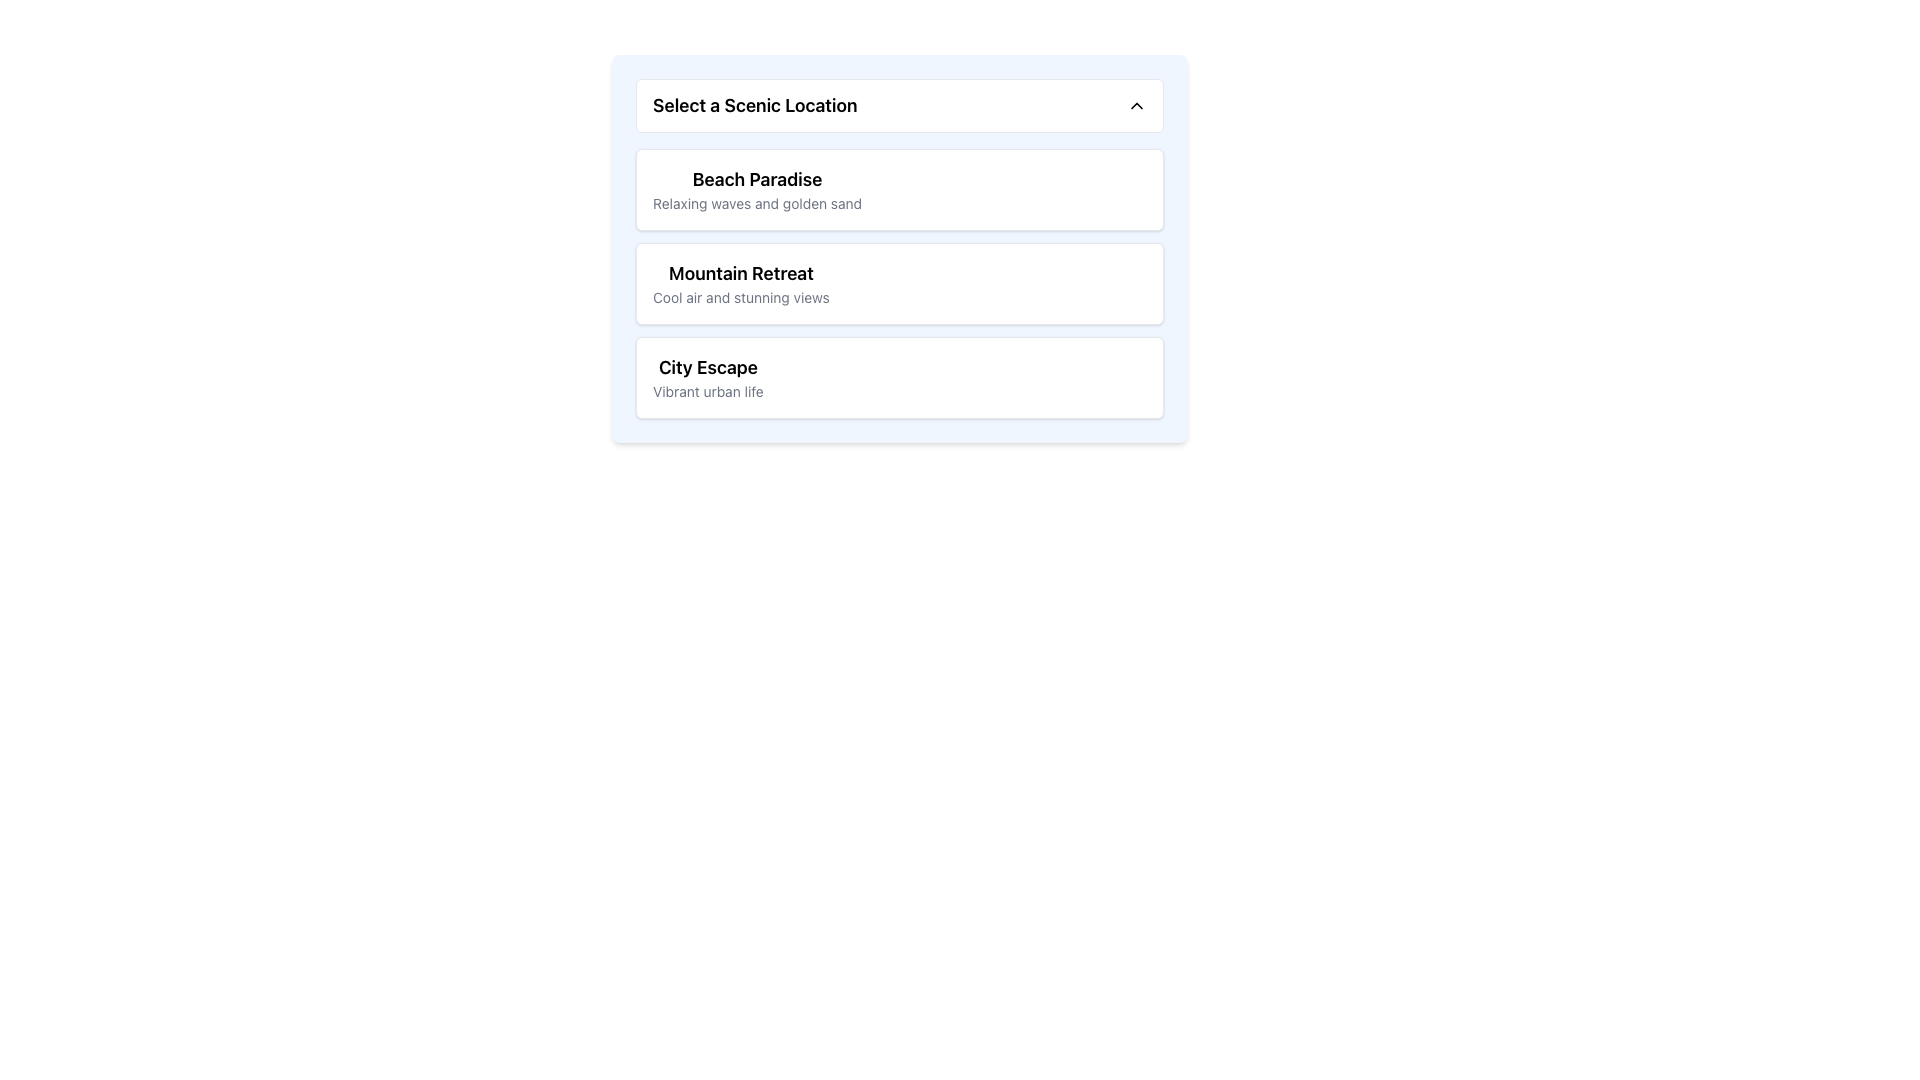  What do you see at coordinates (756, 180) in the screenshot?
I see `the 'Beach Paradise' text label, which serves as a heading for a selectable option in the 'Select a Scenic Location' dropdown` at bounding box center [756, 180].